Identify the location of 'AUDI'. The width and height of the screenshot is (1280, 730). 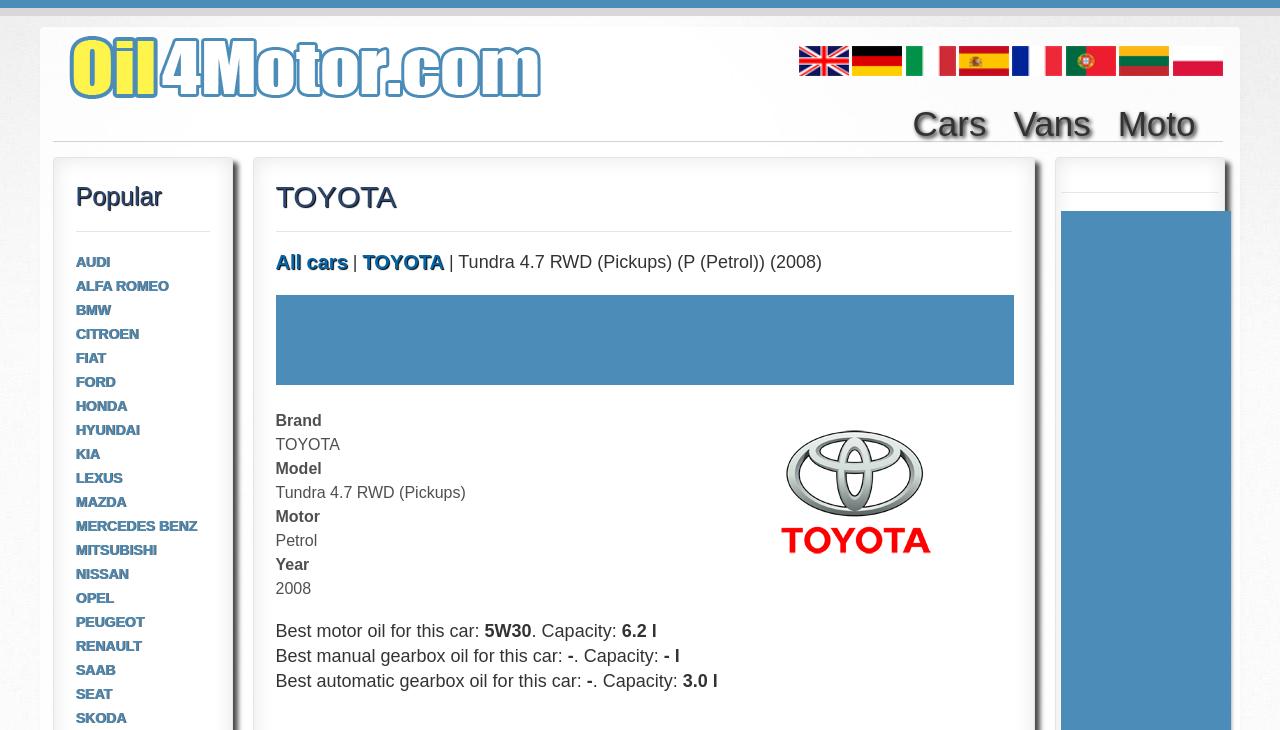
(91, 261).